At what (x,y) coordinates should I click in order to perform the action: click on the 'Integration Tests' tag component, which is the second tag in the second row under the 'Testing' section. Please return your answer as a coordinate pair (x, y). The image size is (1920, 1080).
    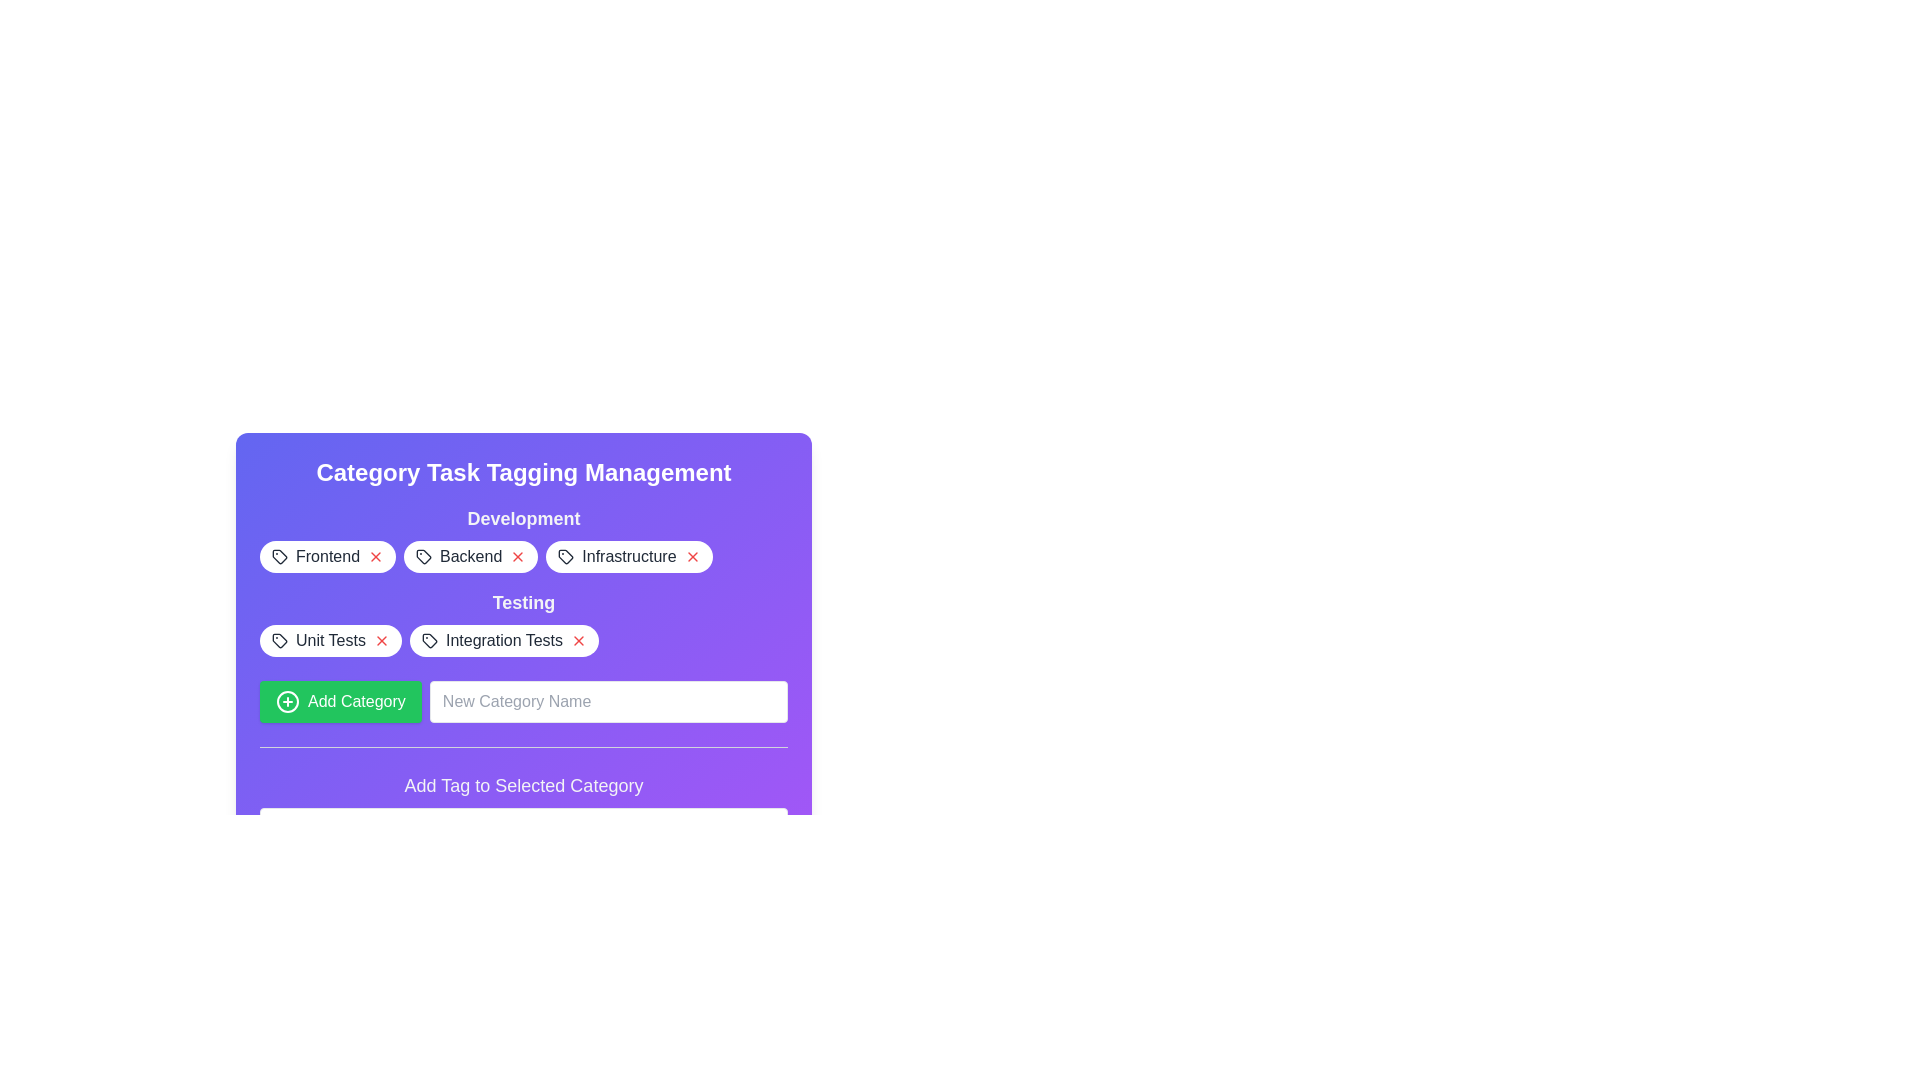
    Looking at the image, I should click on (504, 640).